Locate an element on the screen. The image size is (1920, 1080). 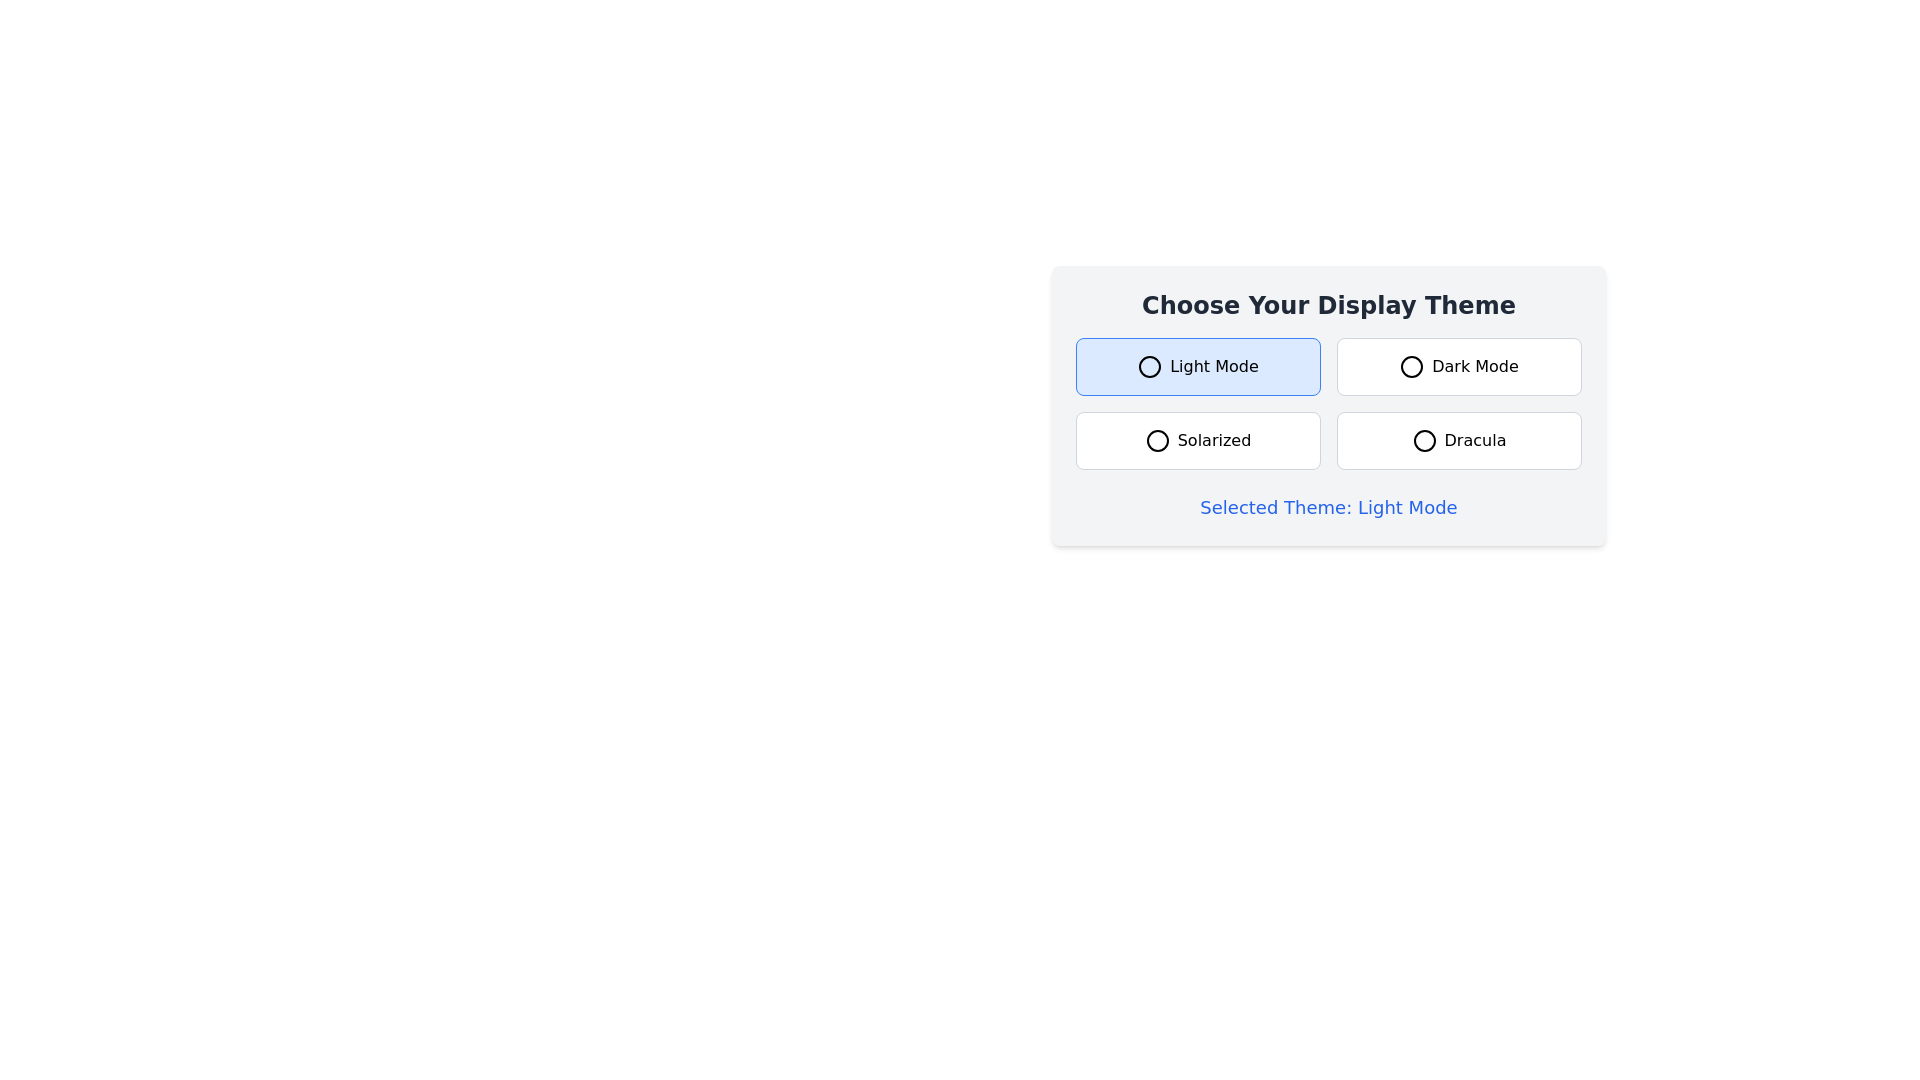
the circular selection indicator (radio button) located at the center of the 'Dark Mode' button is located at coordinates (1411, 366).